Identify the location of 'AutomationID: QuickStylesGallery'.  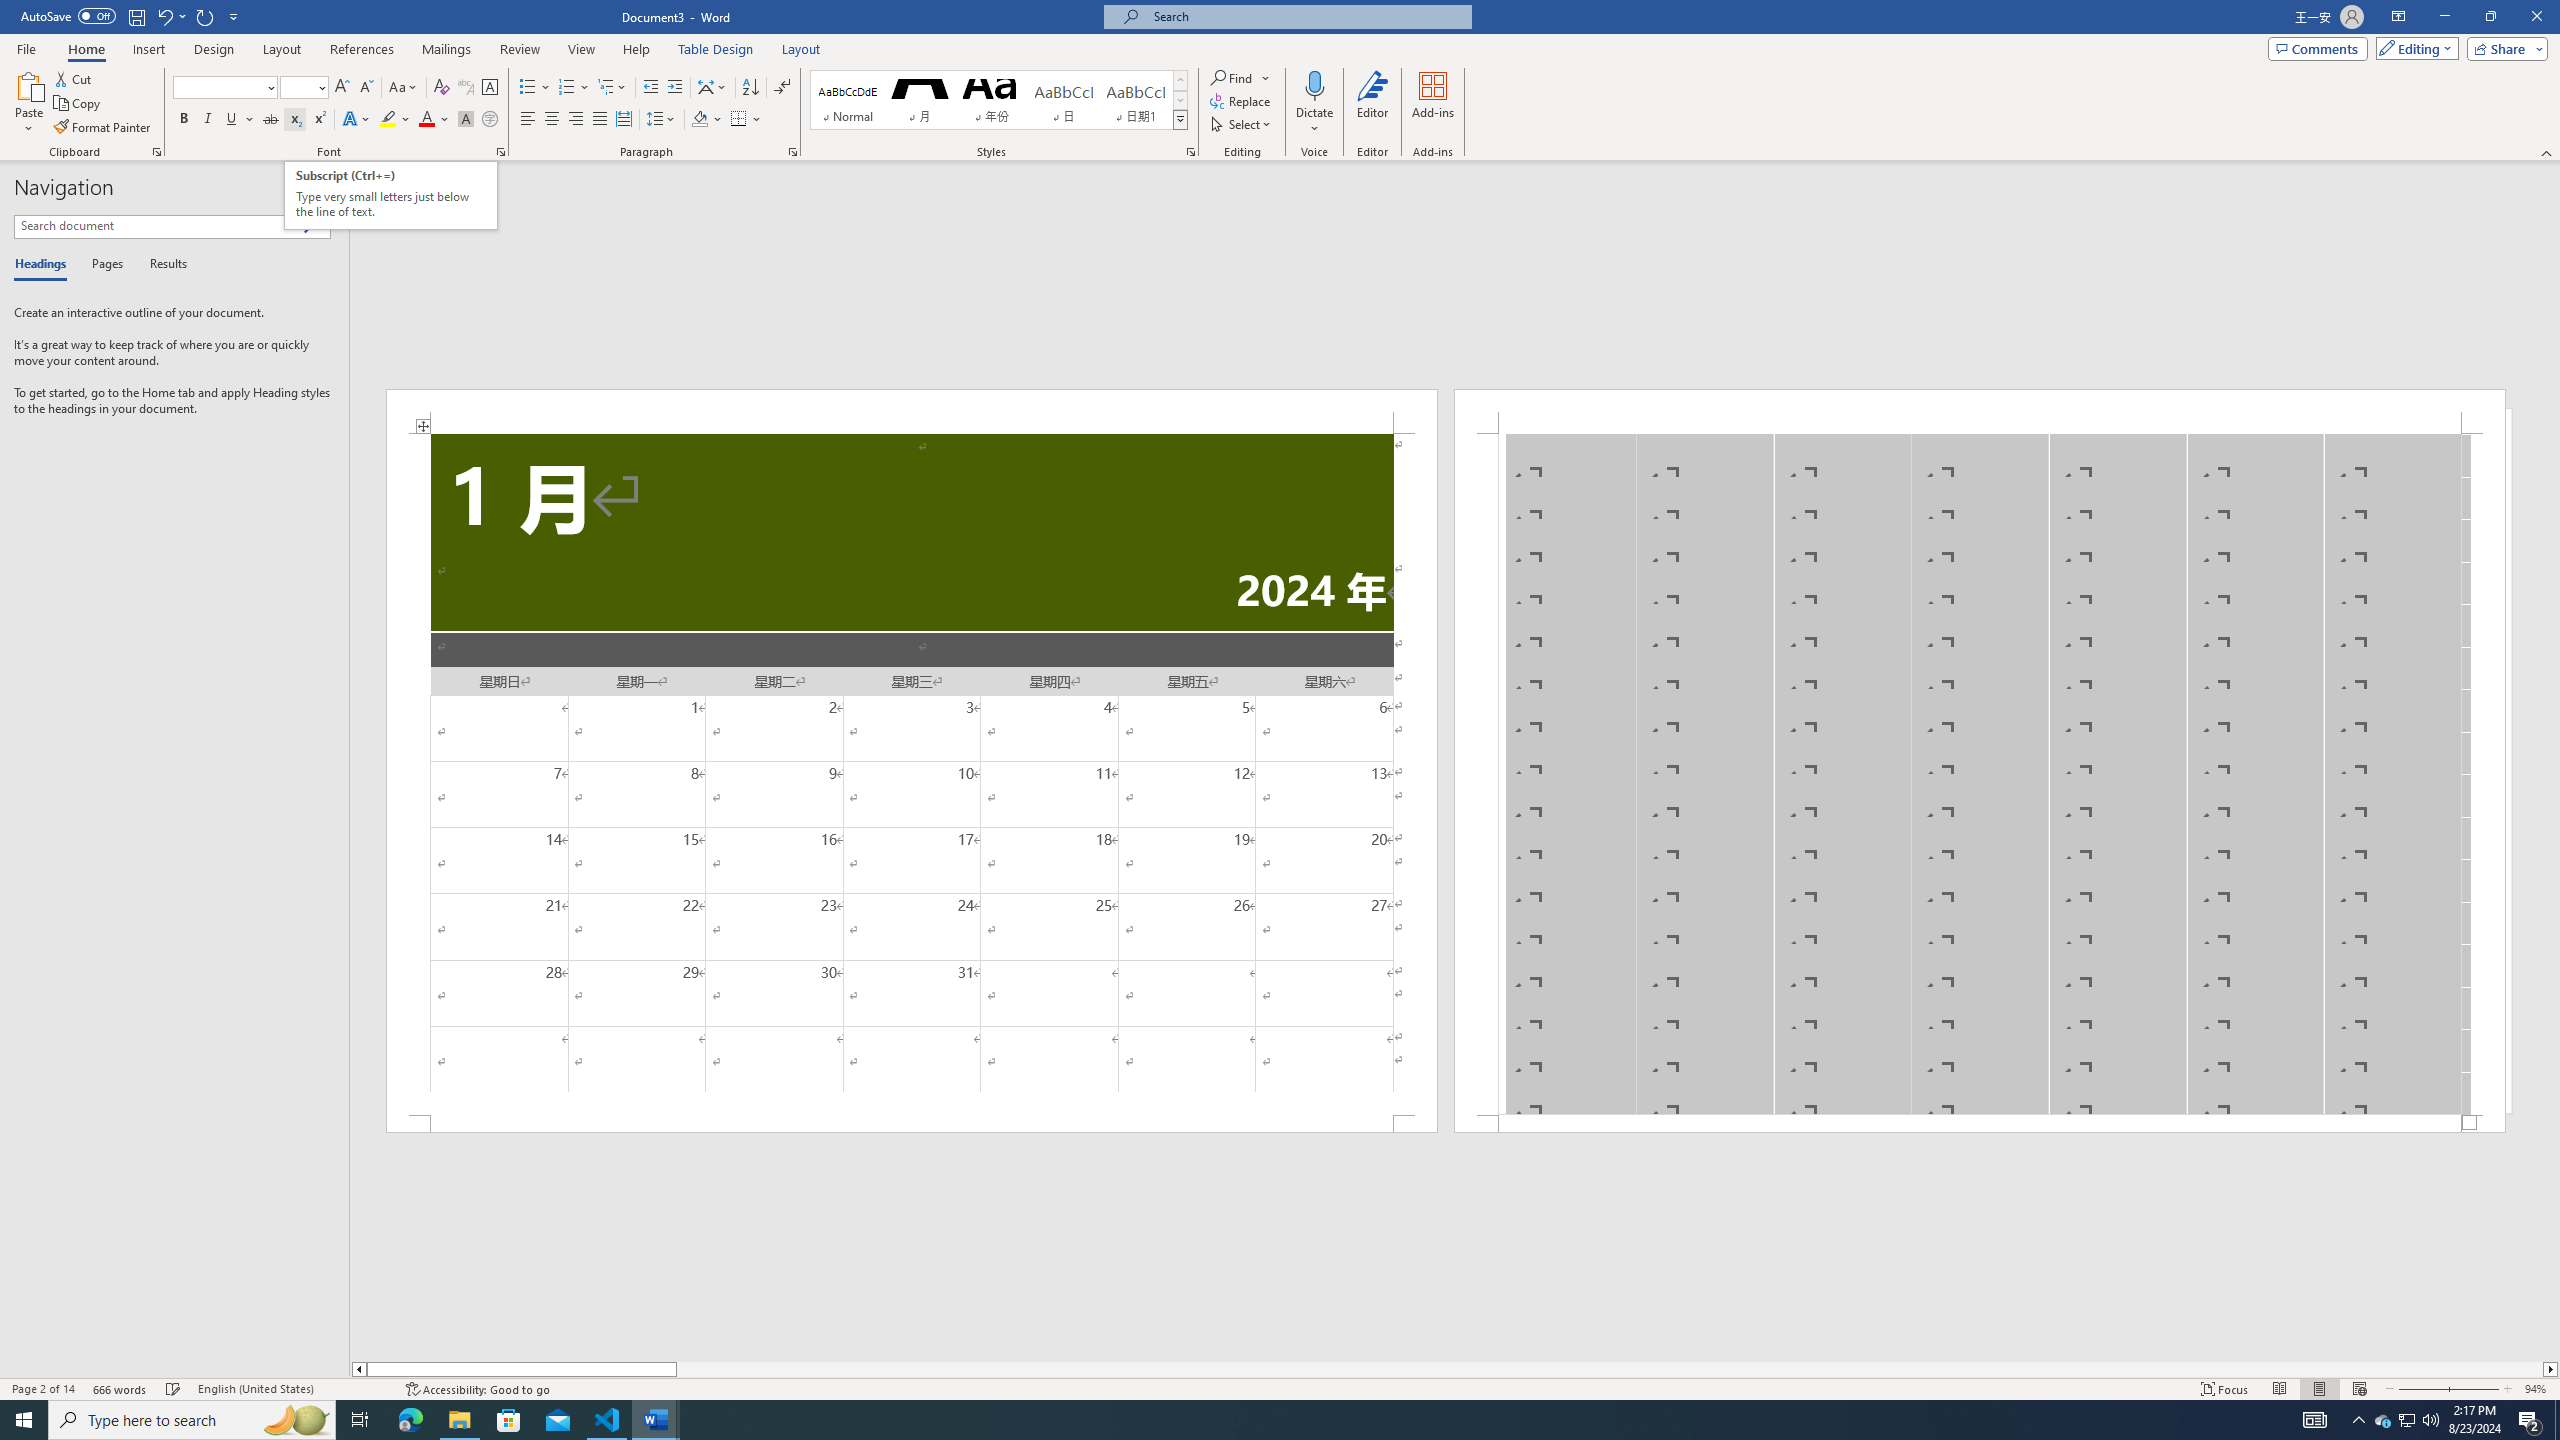
(998, 99).